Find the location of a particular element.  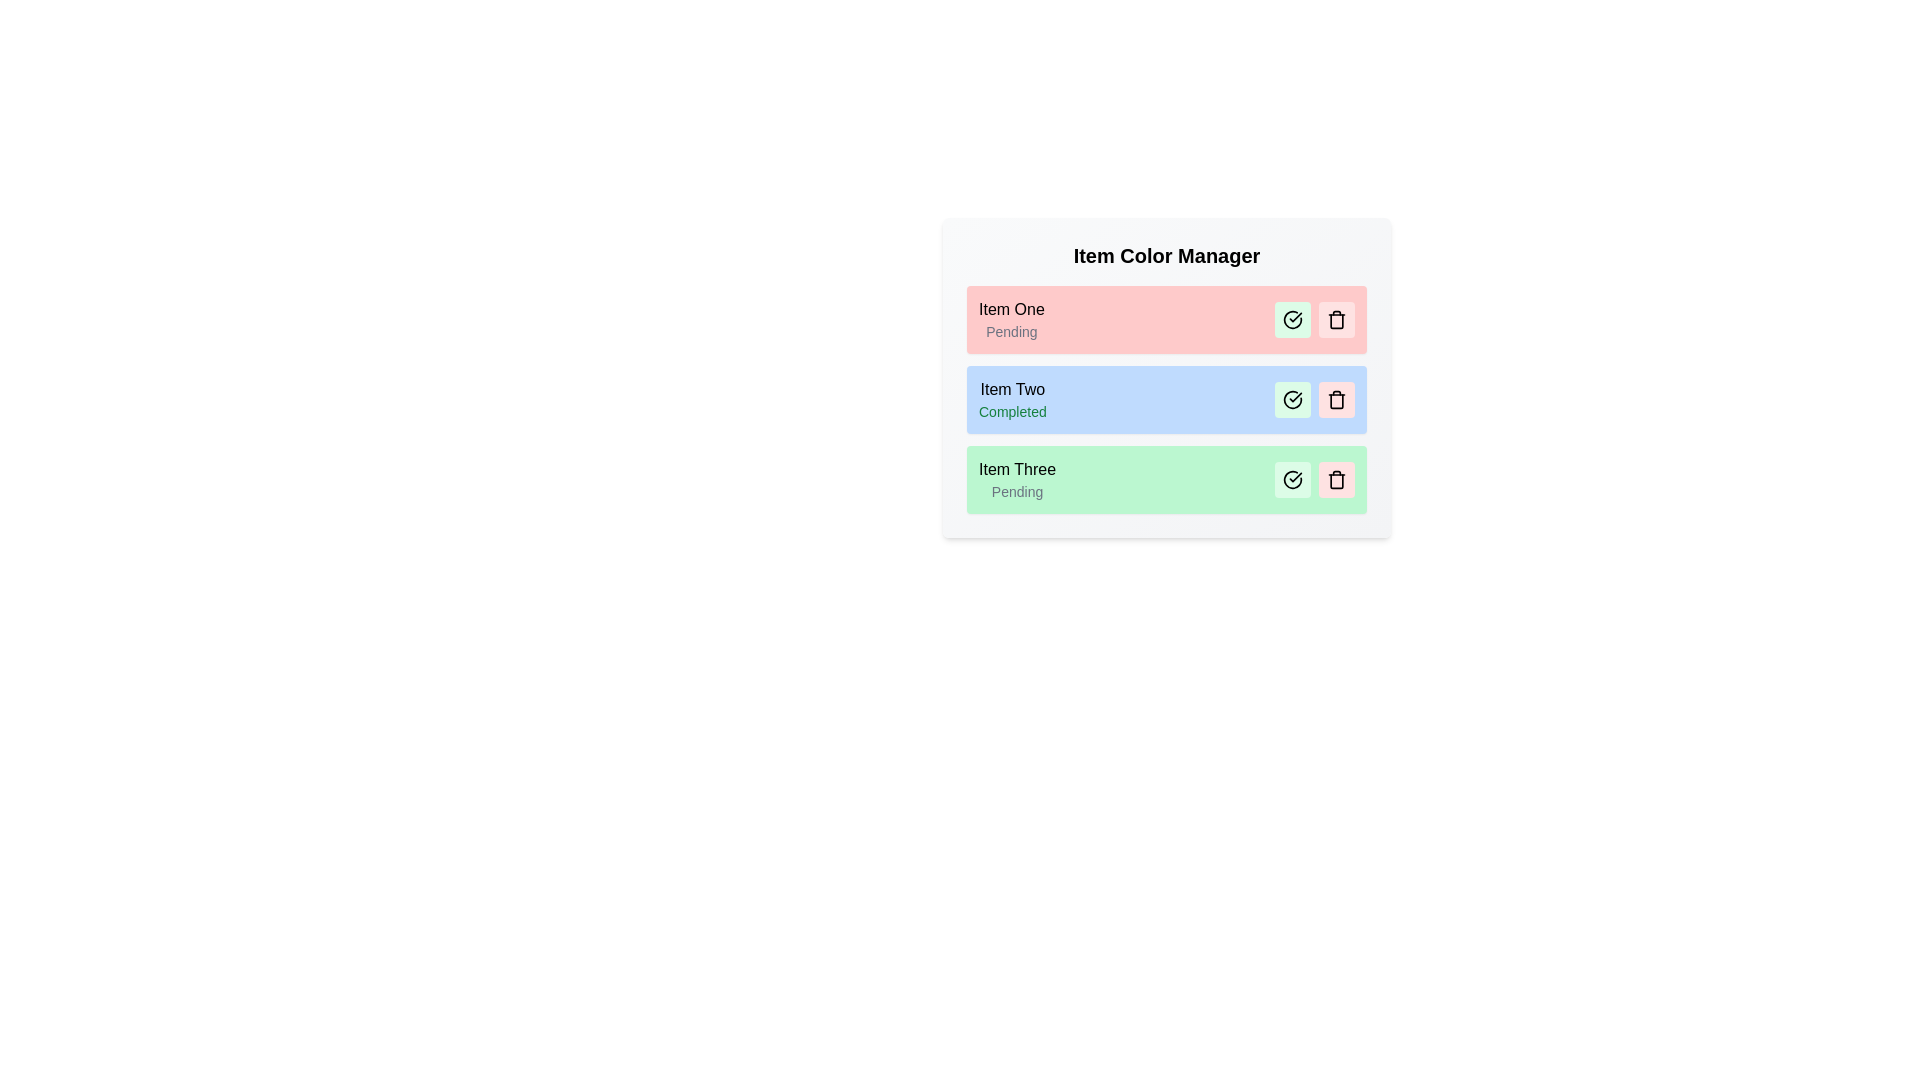

the delete button for the item Item Three is located at coordinates (1337, 479).